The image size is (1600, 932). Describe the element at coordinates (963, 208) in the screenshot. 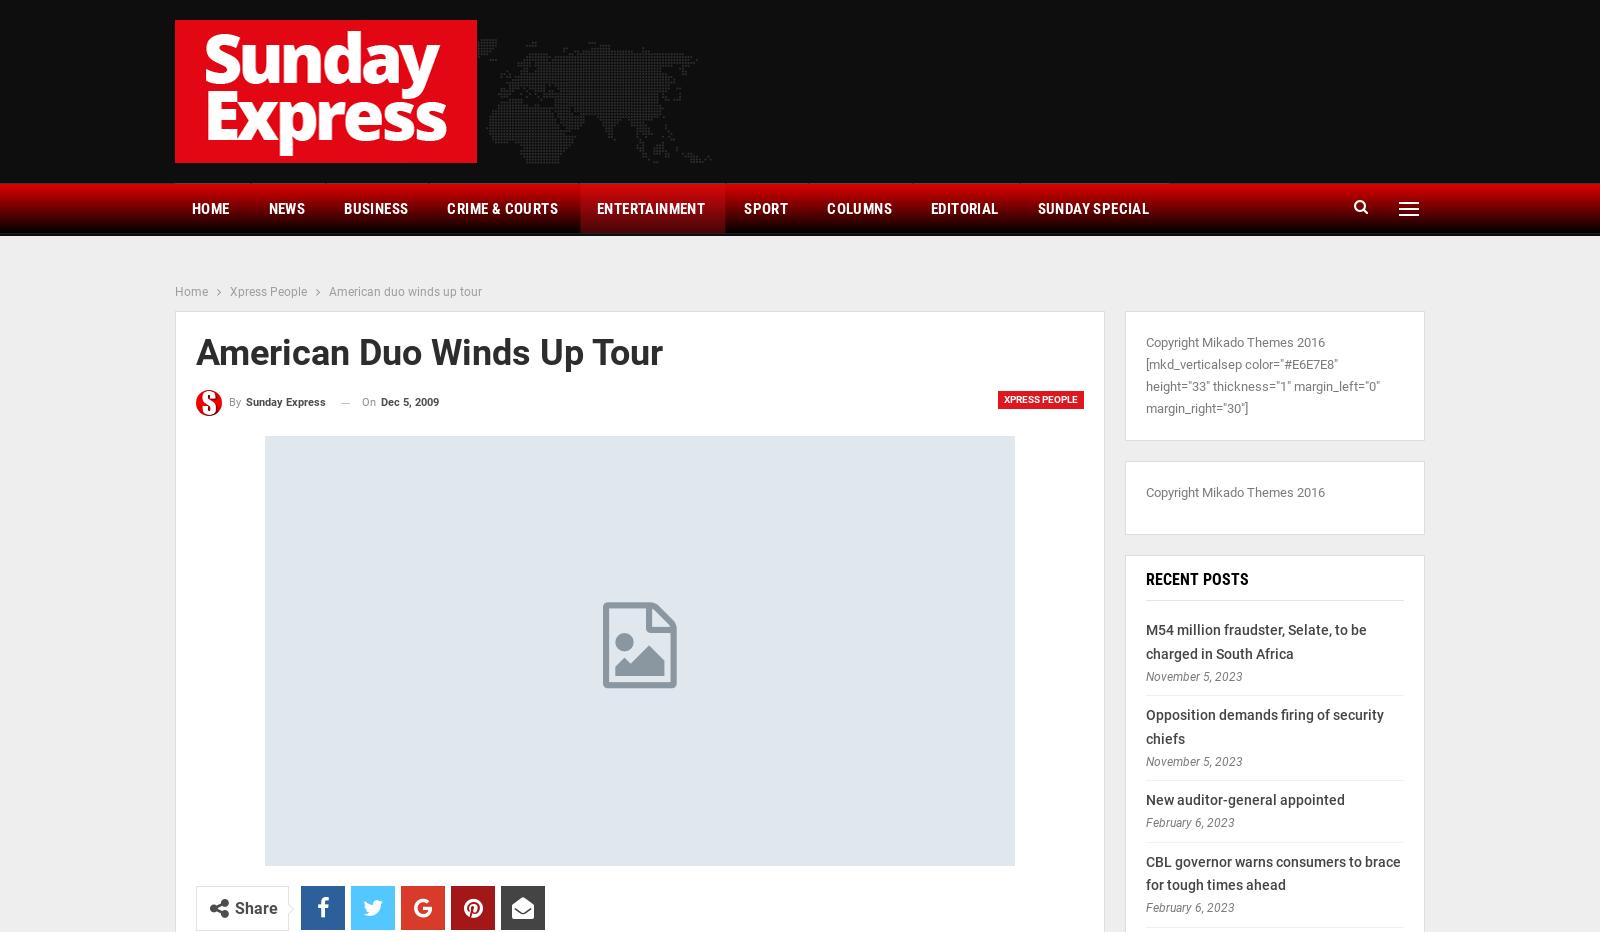

I see `'Editorial'` at that location.